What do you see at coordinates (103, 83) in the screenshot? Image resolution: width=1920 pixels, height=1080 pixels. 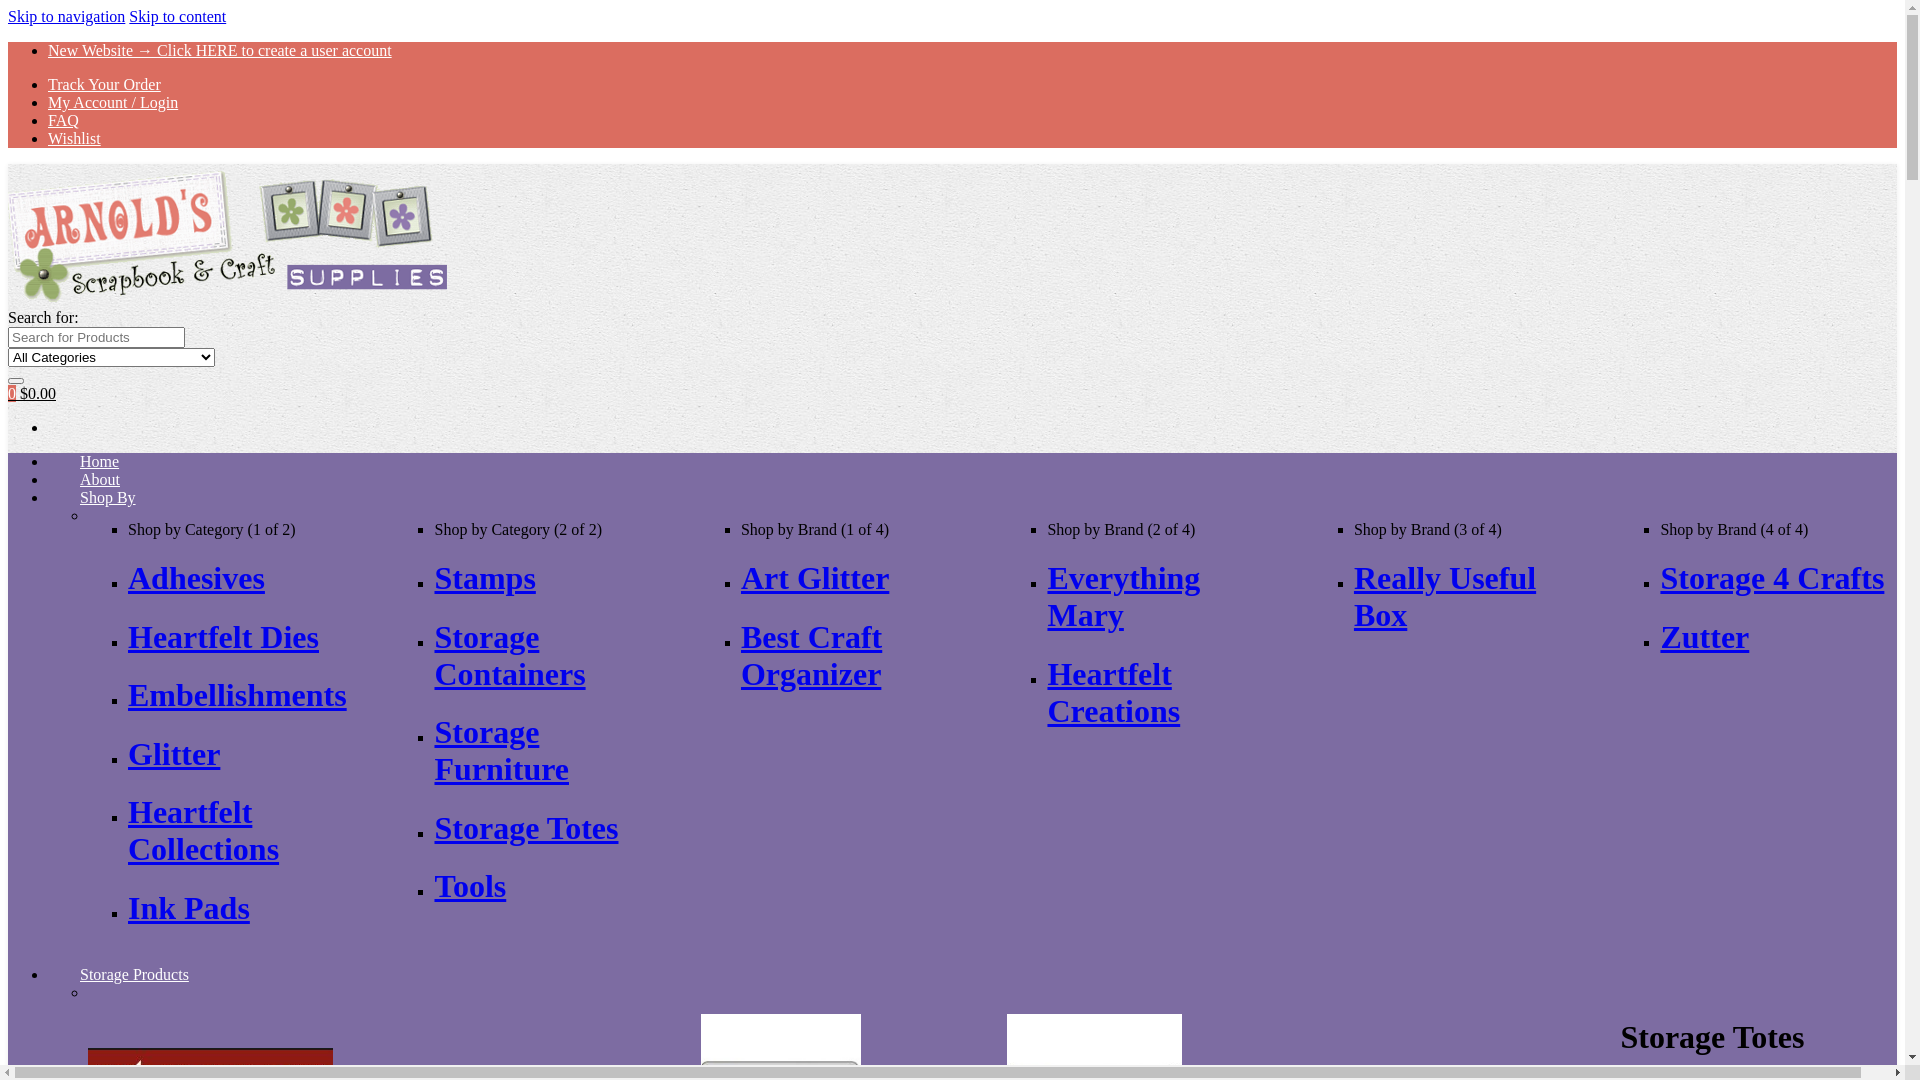 I see `'Track Your Order'` at bounding box center [103, 83].